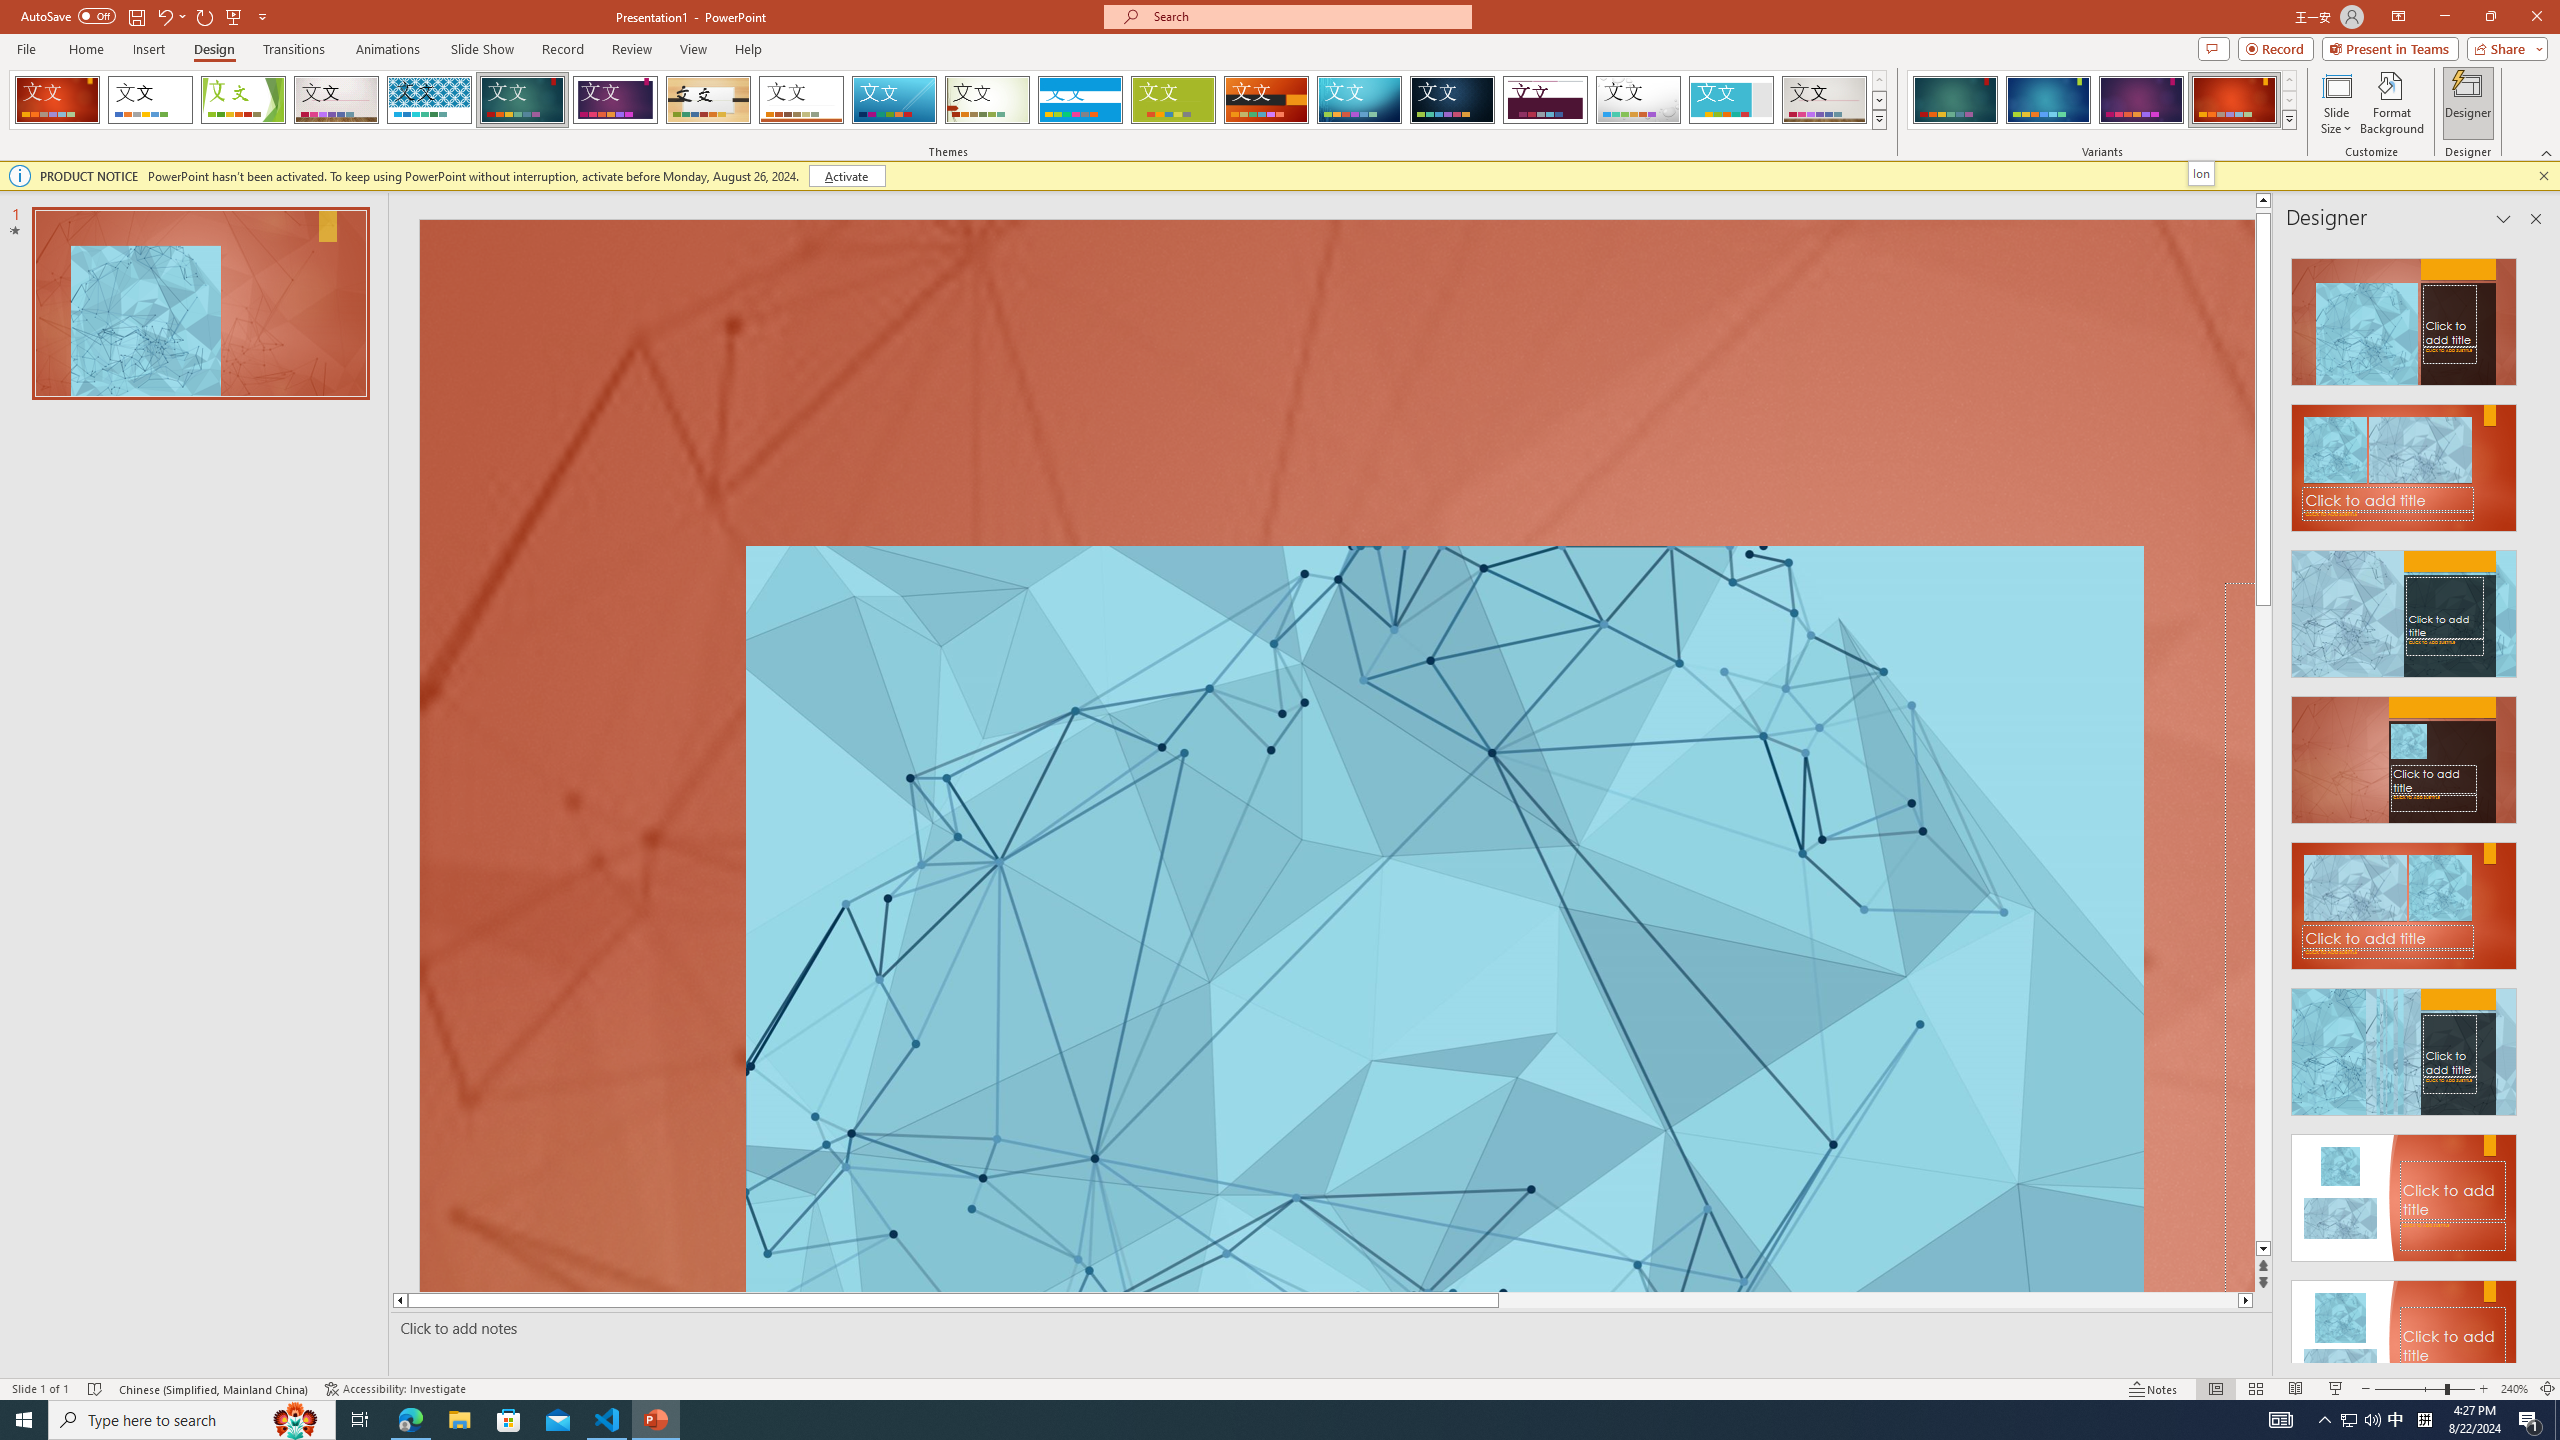 The image size is (2560, 1440). I want to click on 'Close this message', so click(2543, 175).